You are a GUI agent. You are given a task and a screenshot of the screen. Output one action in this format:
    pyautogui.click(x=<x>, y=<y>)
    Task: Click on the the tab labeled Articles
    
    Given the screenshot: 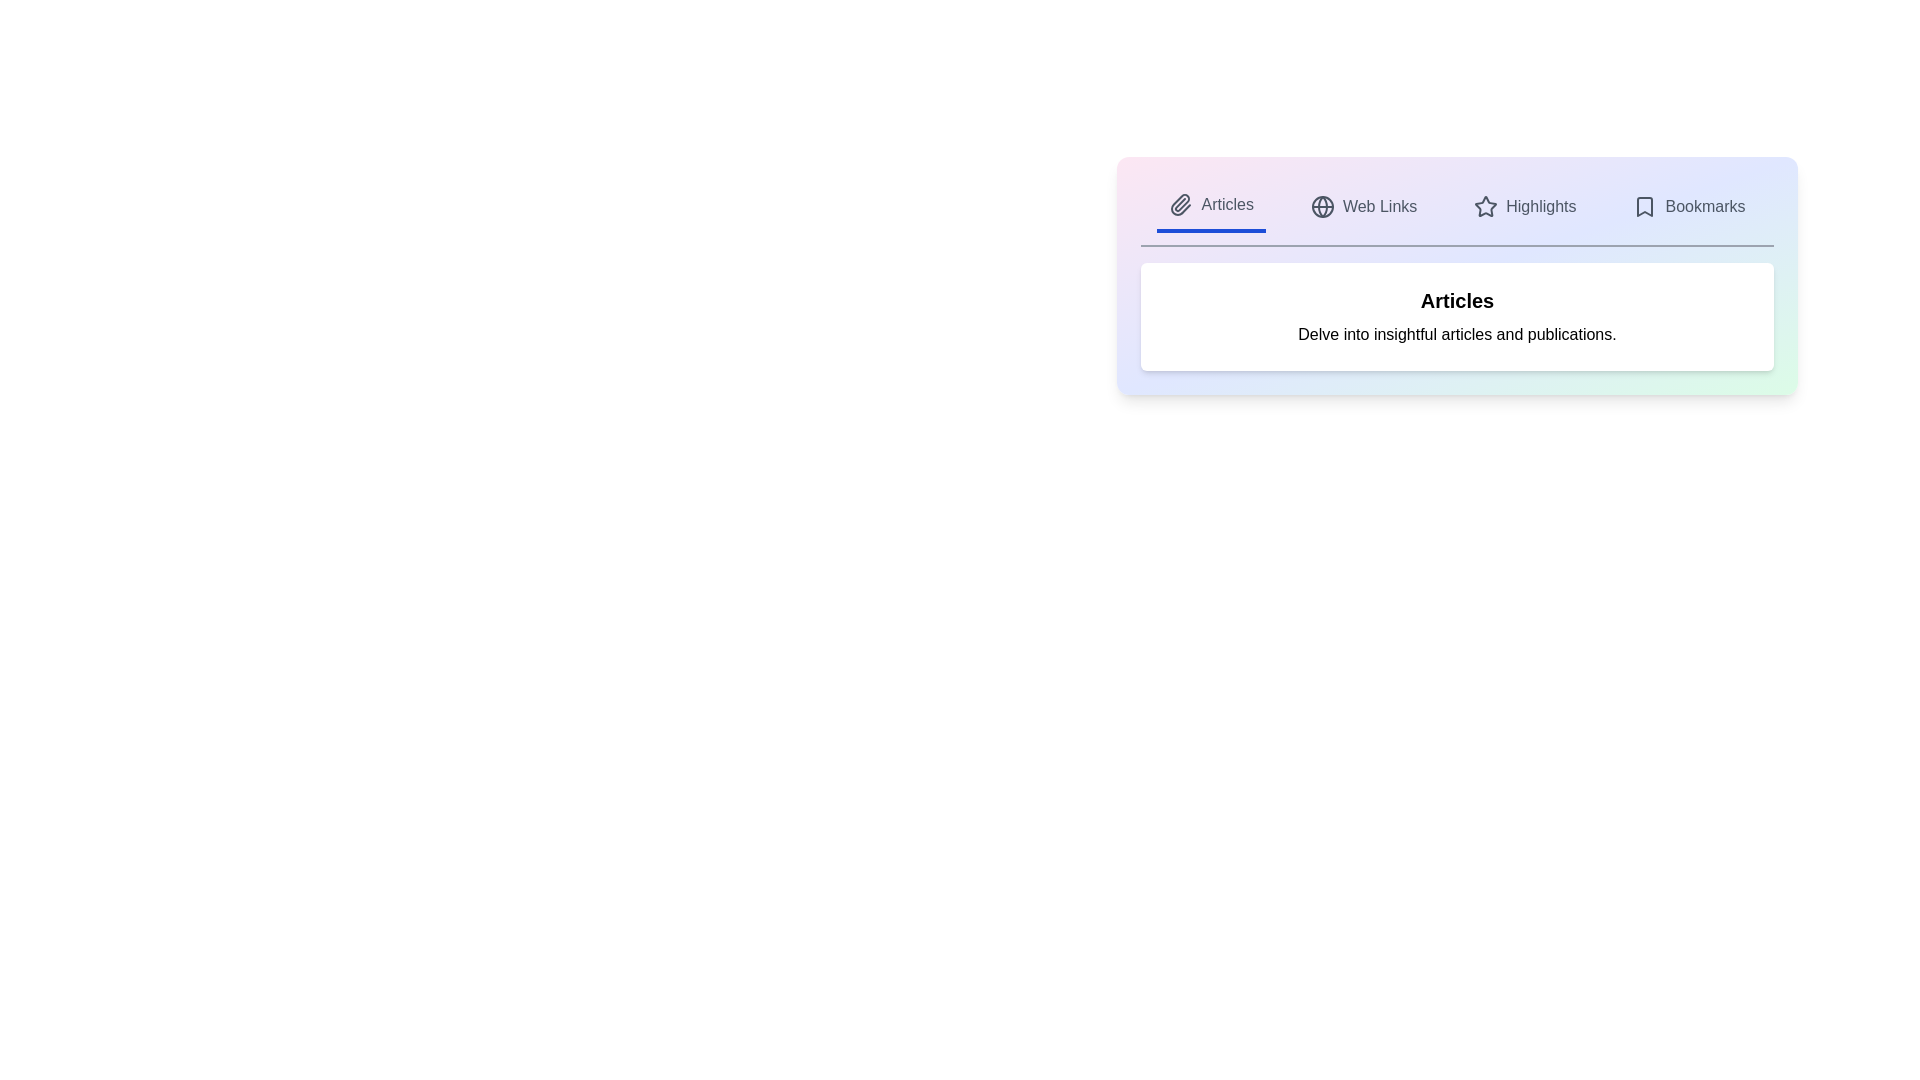 What is the action you would take?
    pyautogui.click(x=1210, y=207)
    